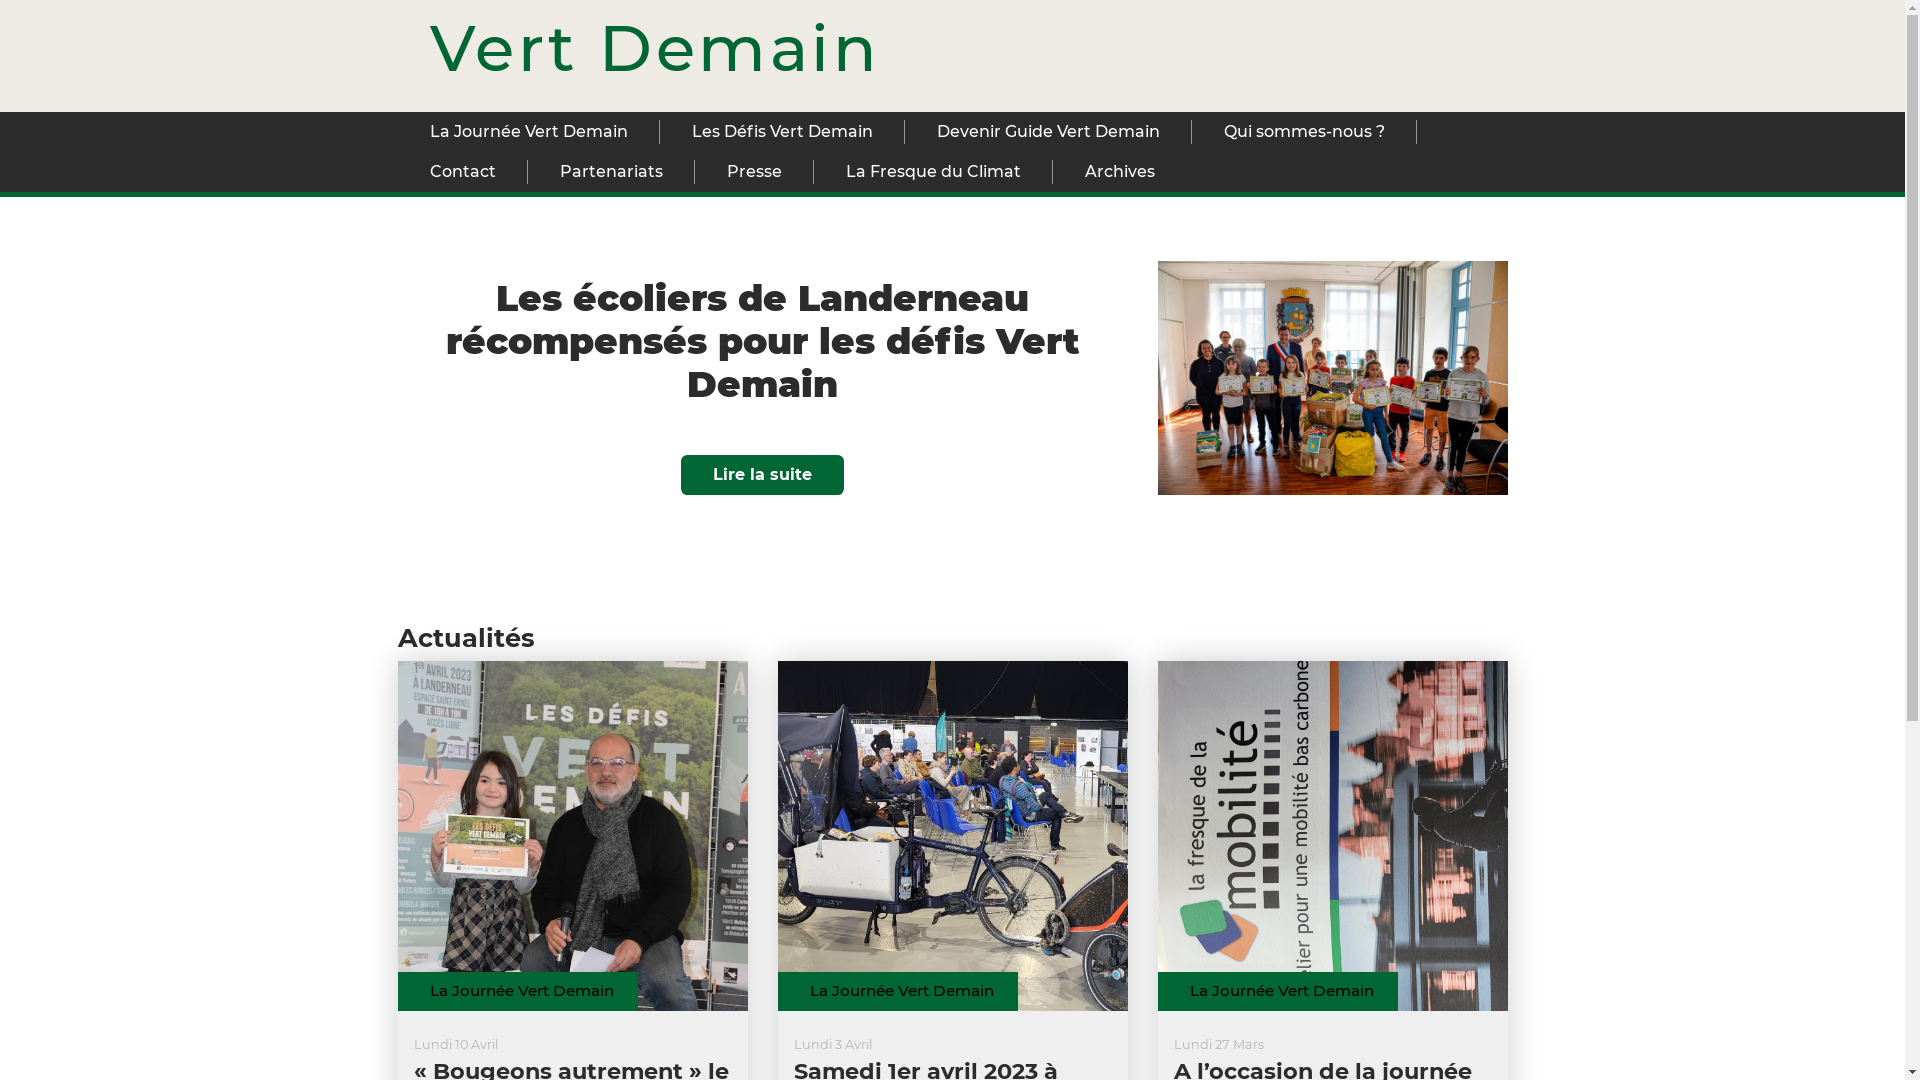  What do you see at coordinates (761, 474) in the screenshot?
I see `'Lire la suite'` at bounding box center [761, 474].